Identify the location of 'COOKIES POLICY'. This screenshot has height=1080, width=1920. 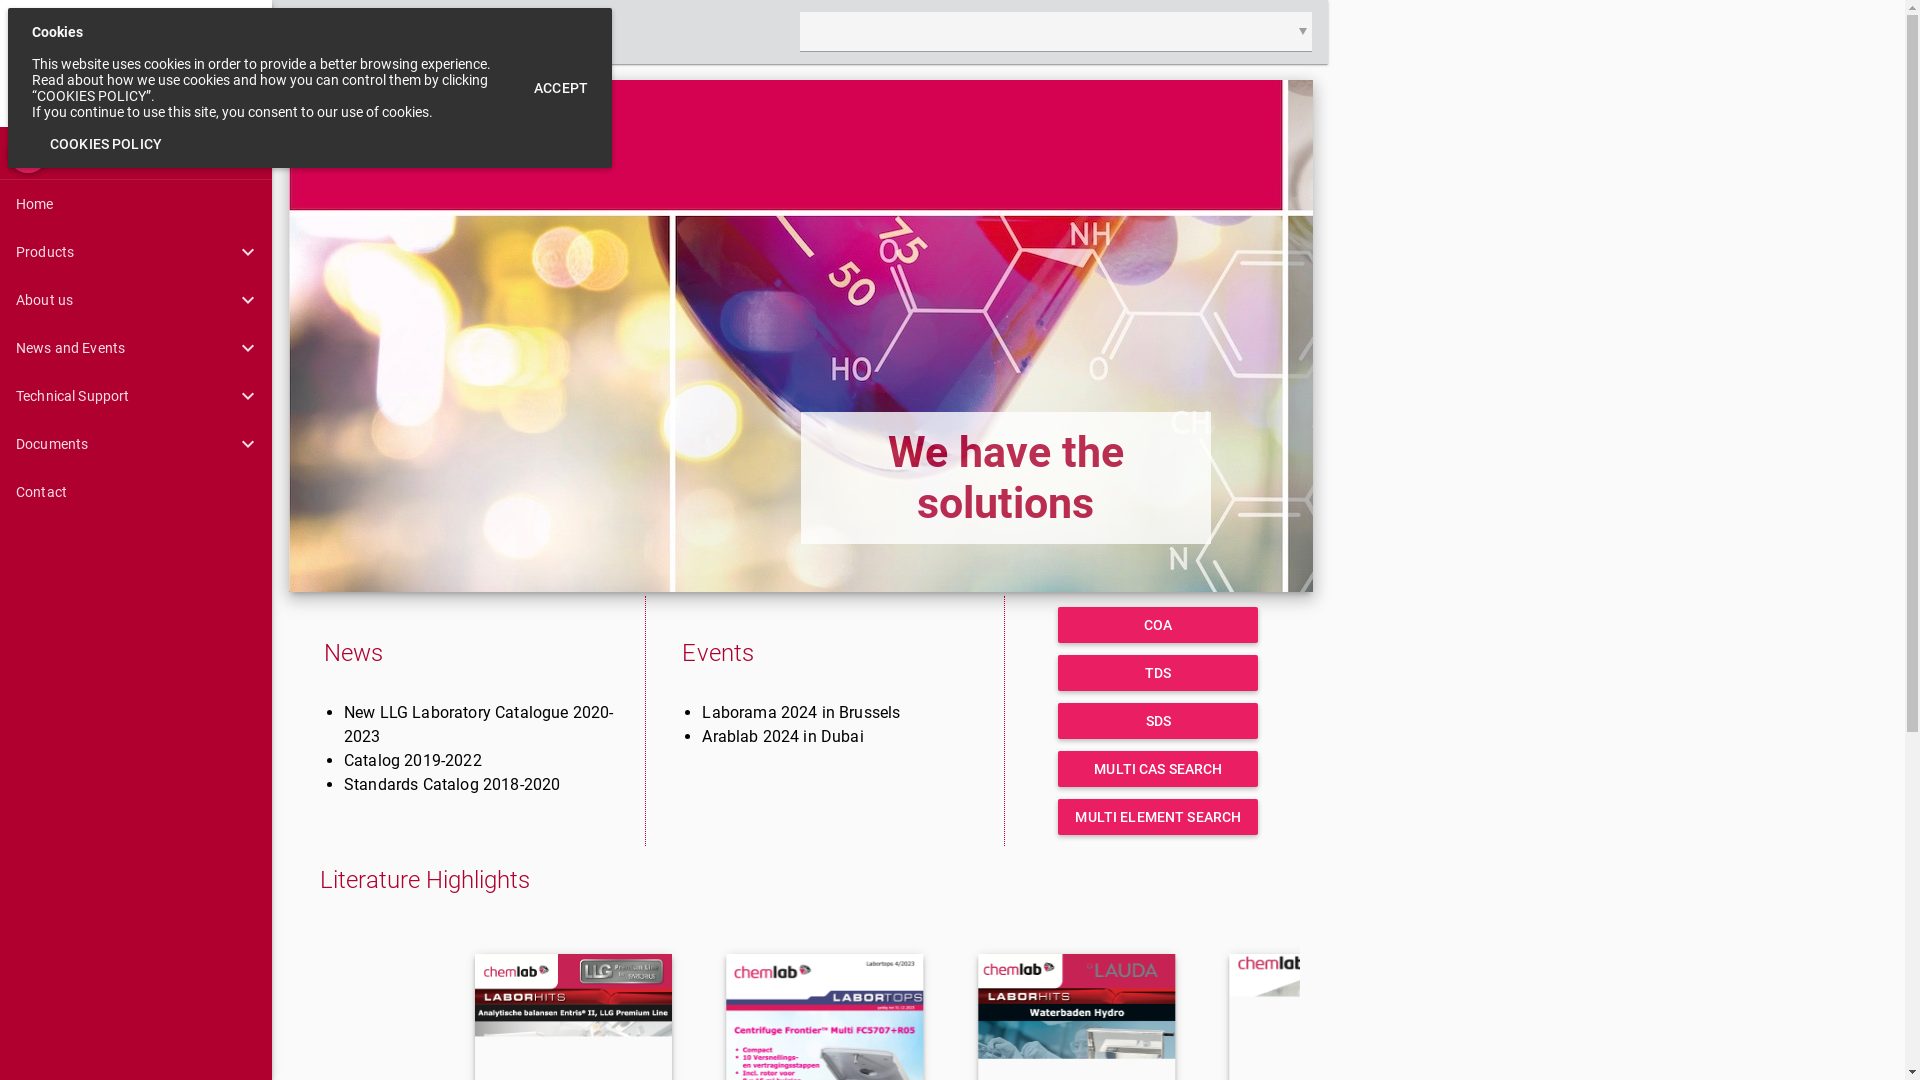
(104, 142).